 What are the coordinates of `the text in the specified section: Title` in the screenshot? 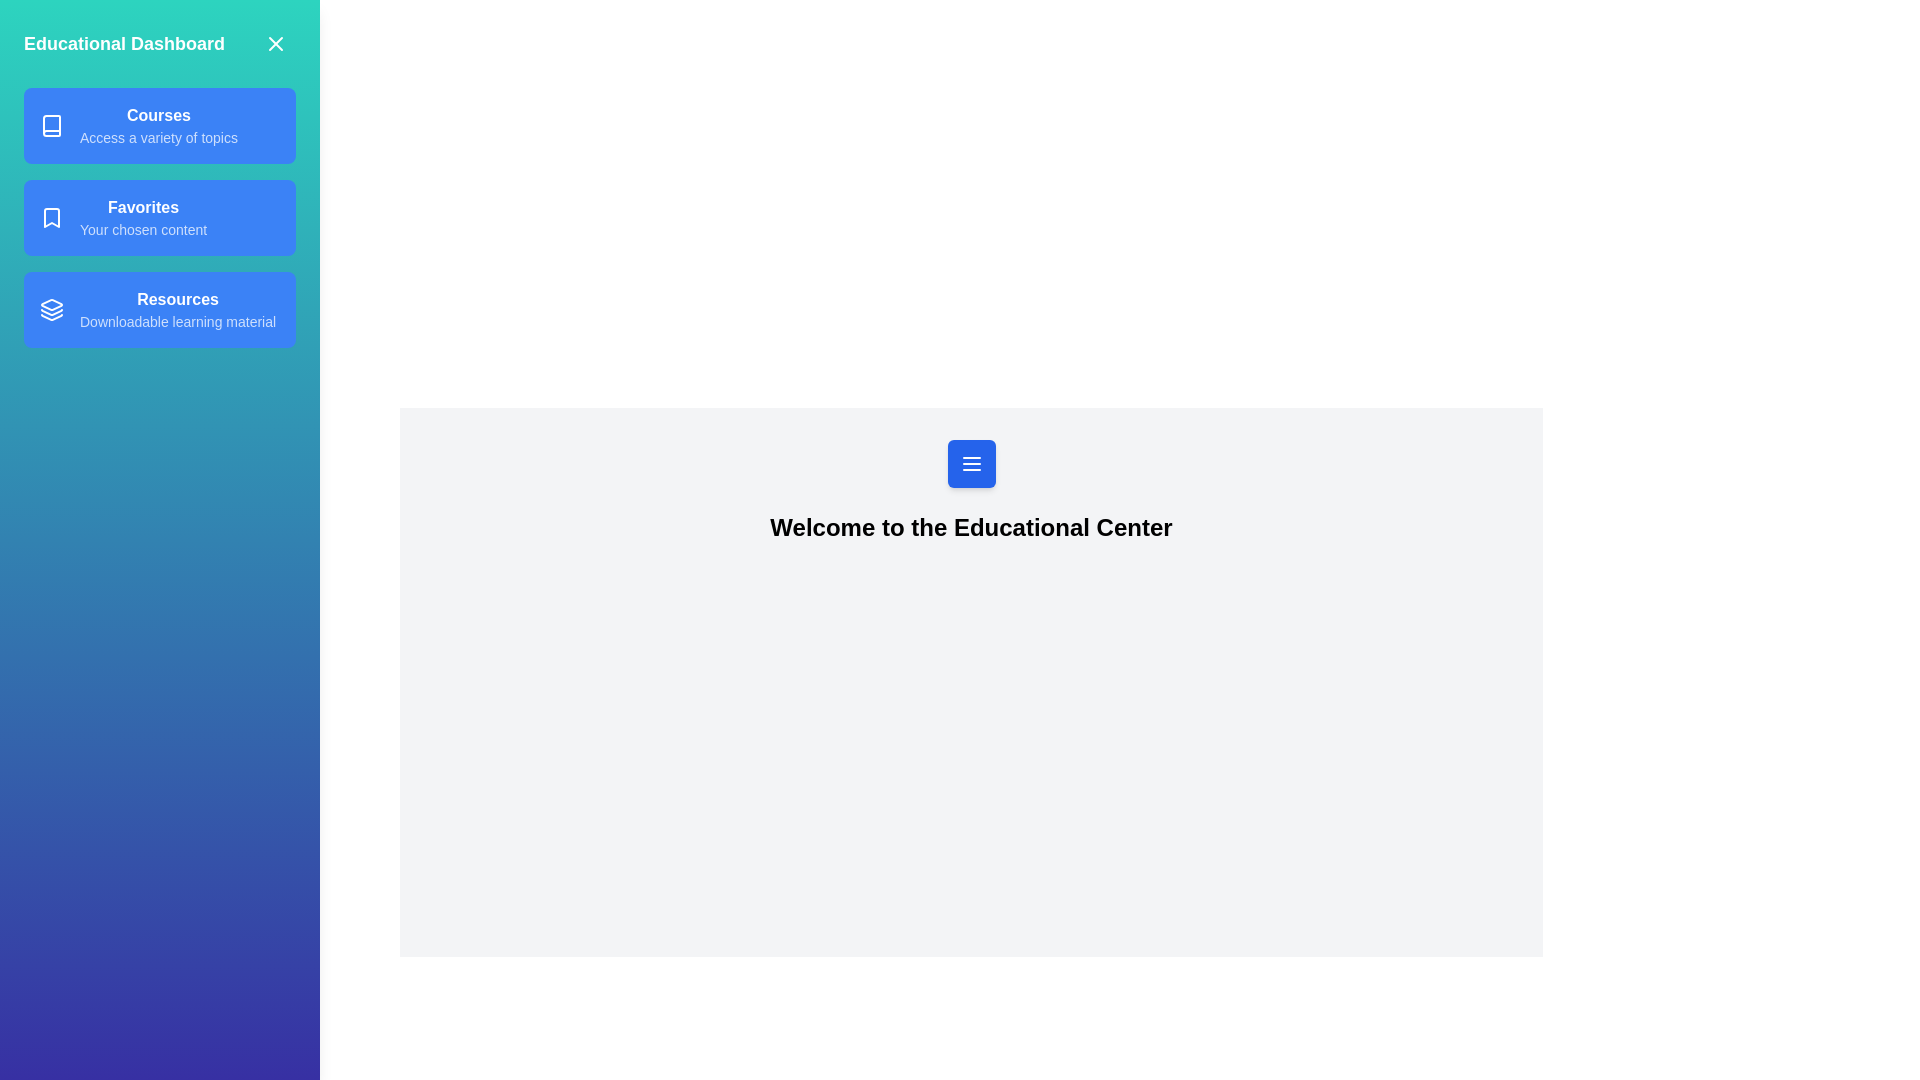 It's located at (158, 43).